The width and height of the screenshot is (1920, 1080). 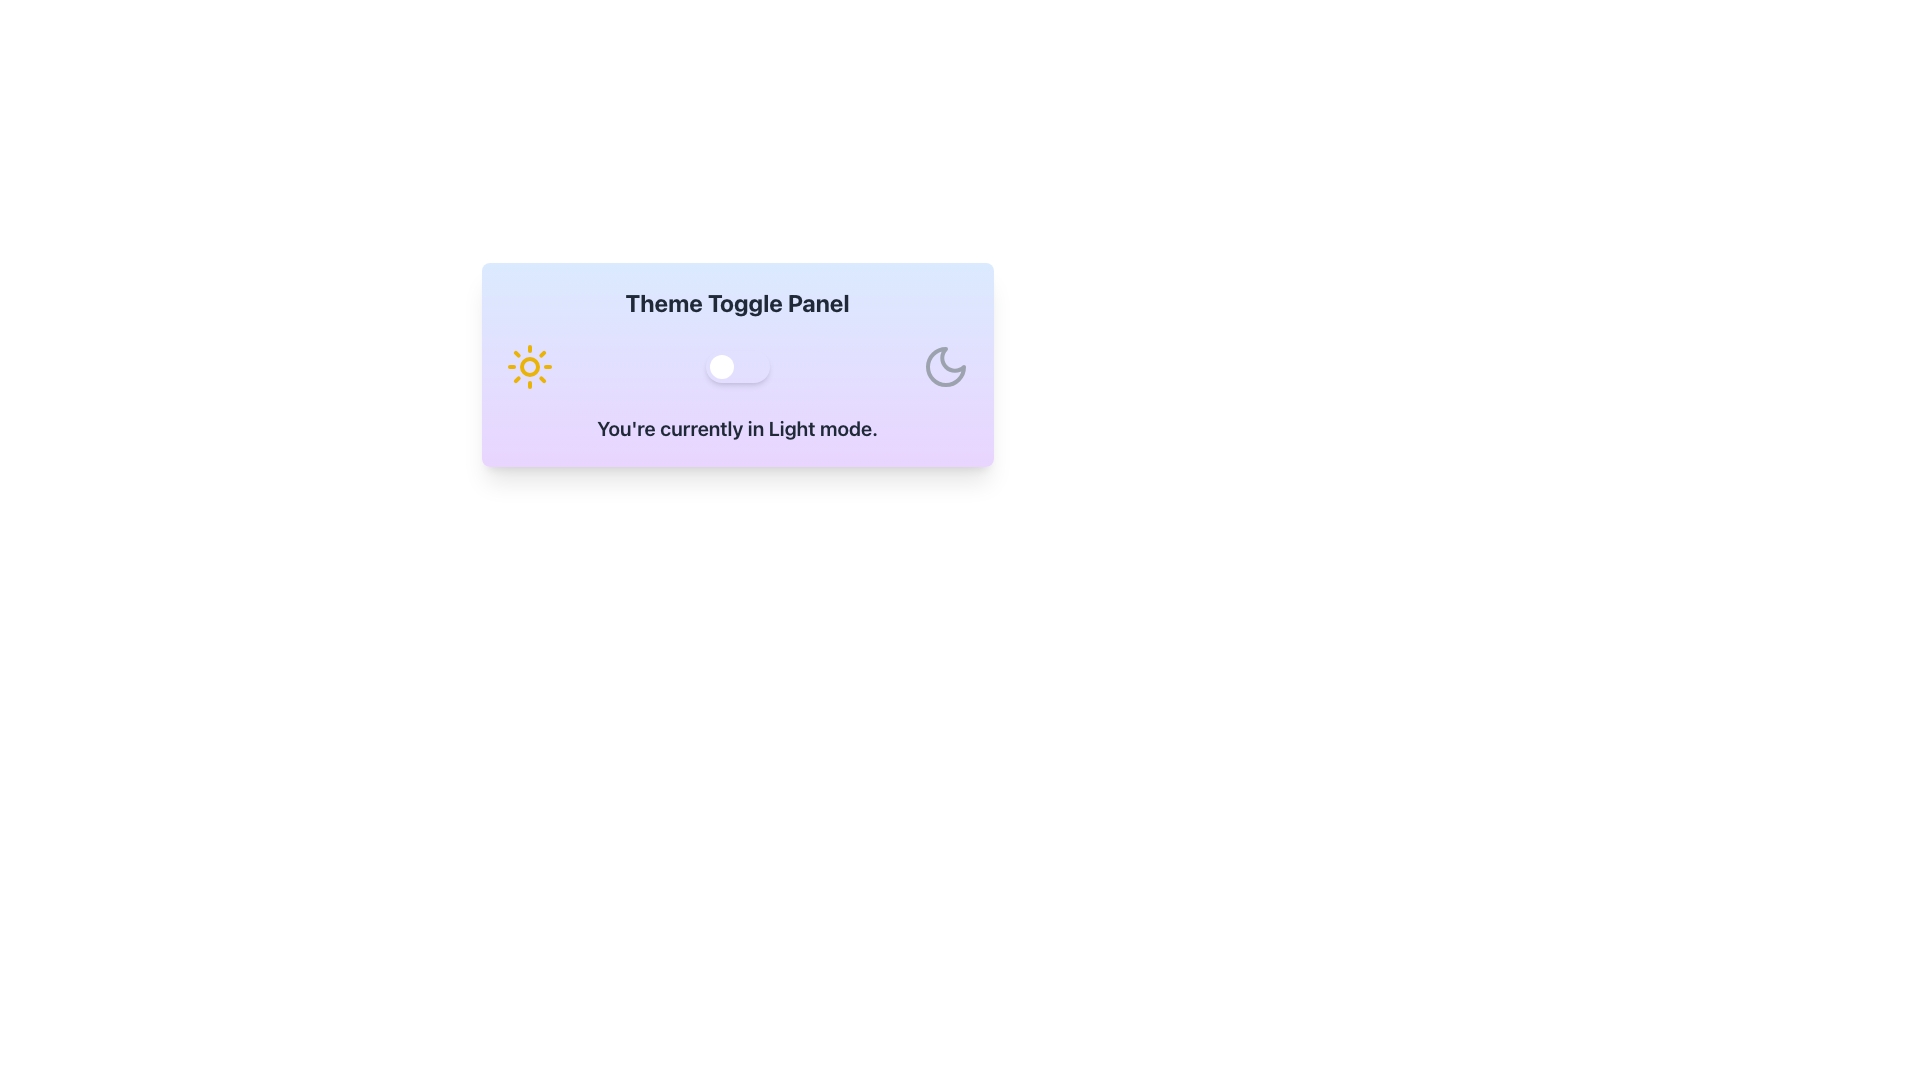 What do you see at coordinates (529, 366) in the screenshot?
I see `the bright yellow sun icon representing light mode located in the top-left corner of the 'Theme Toggle Panel' for interaction` at bounding box center [529, 366].